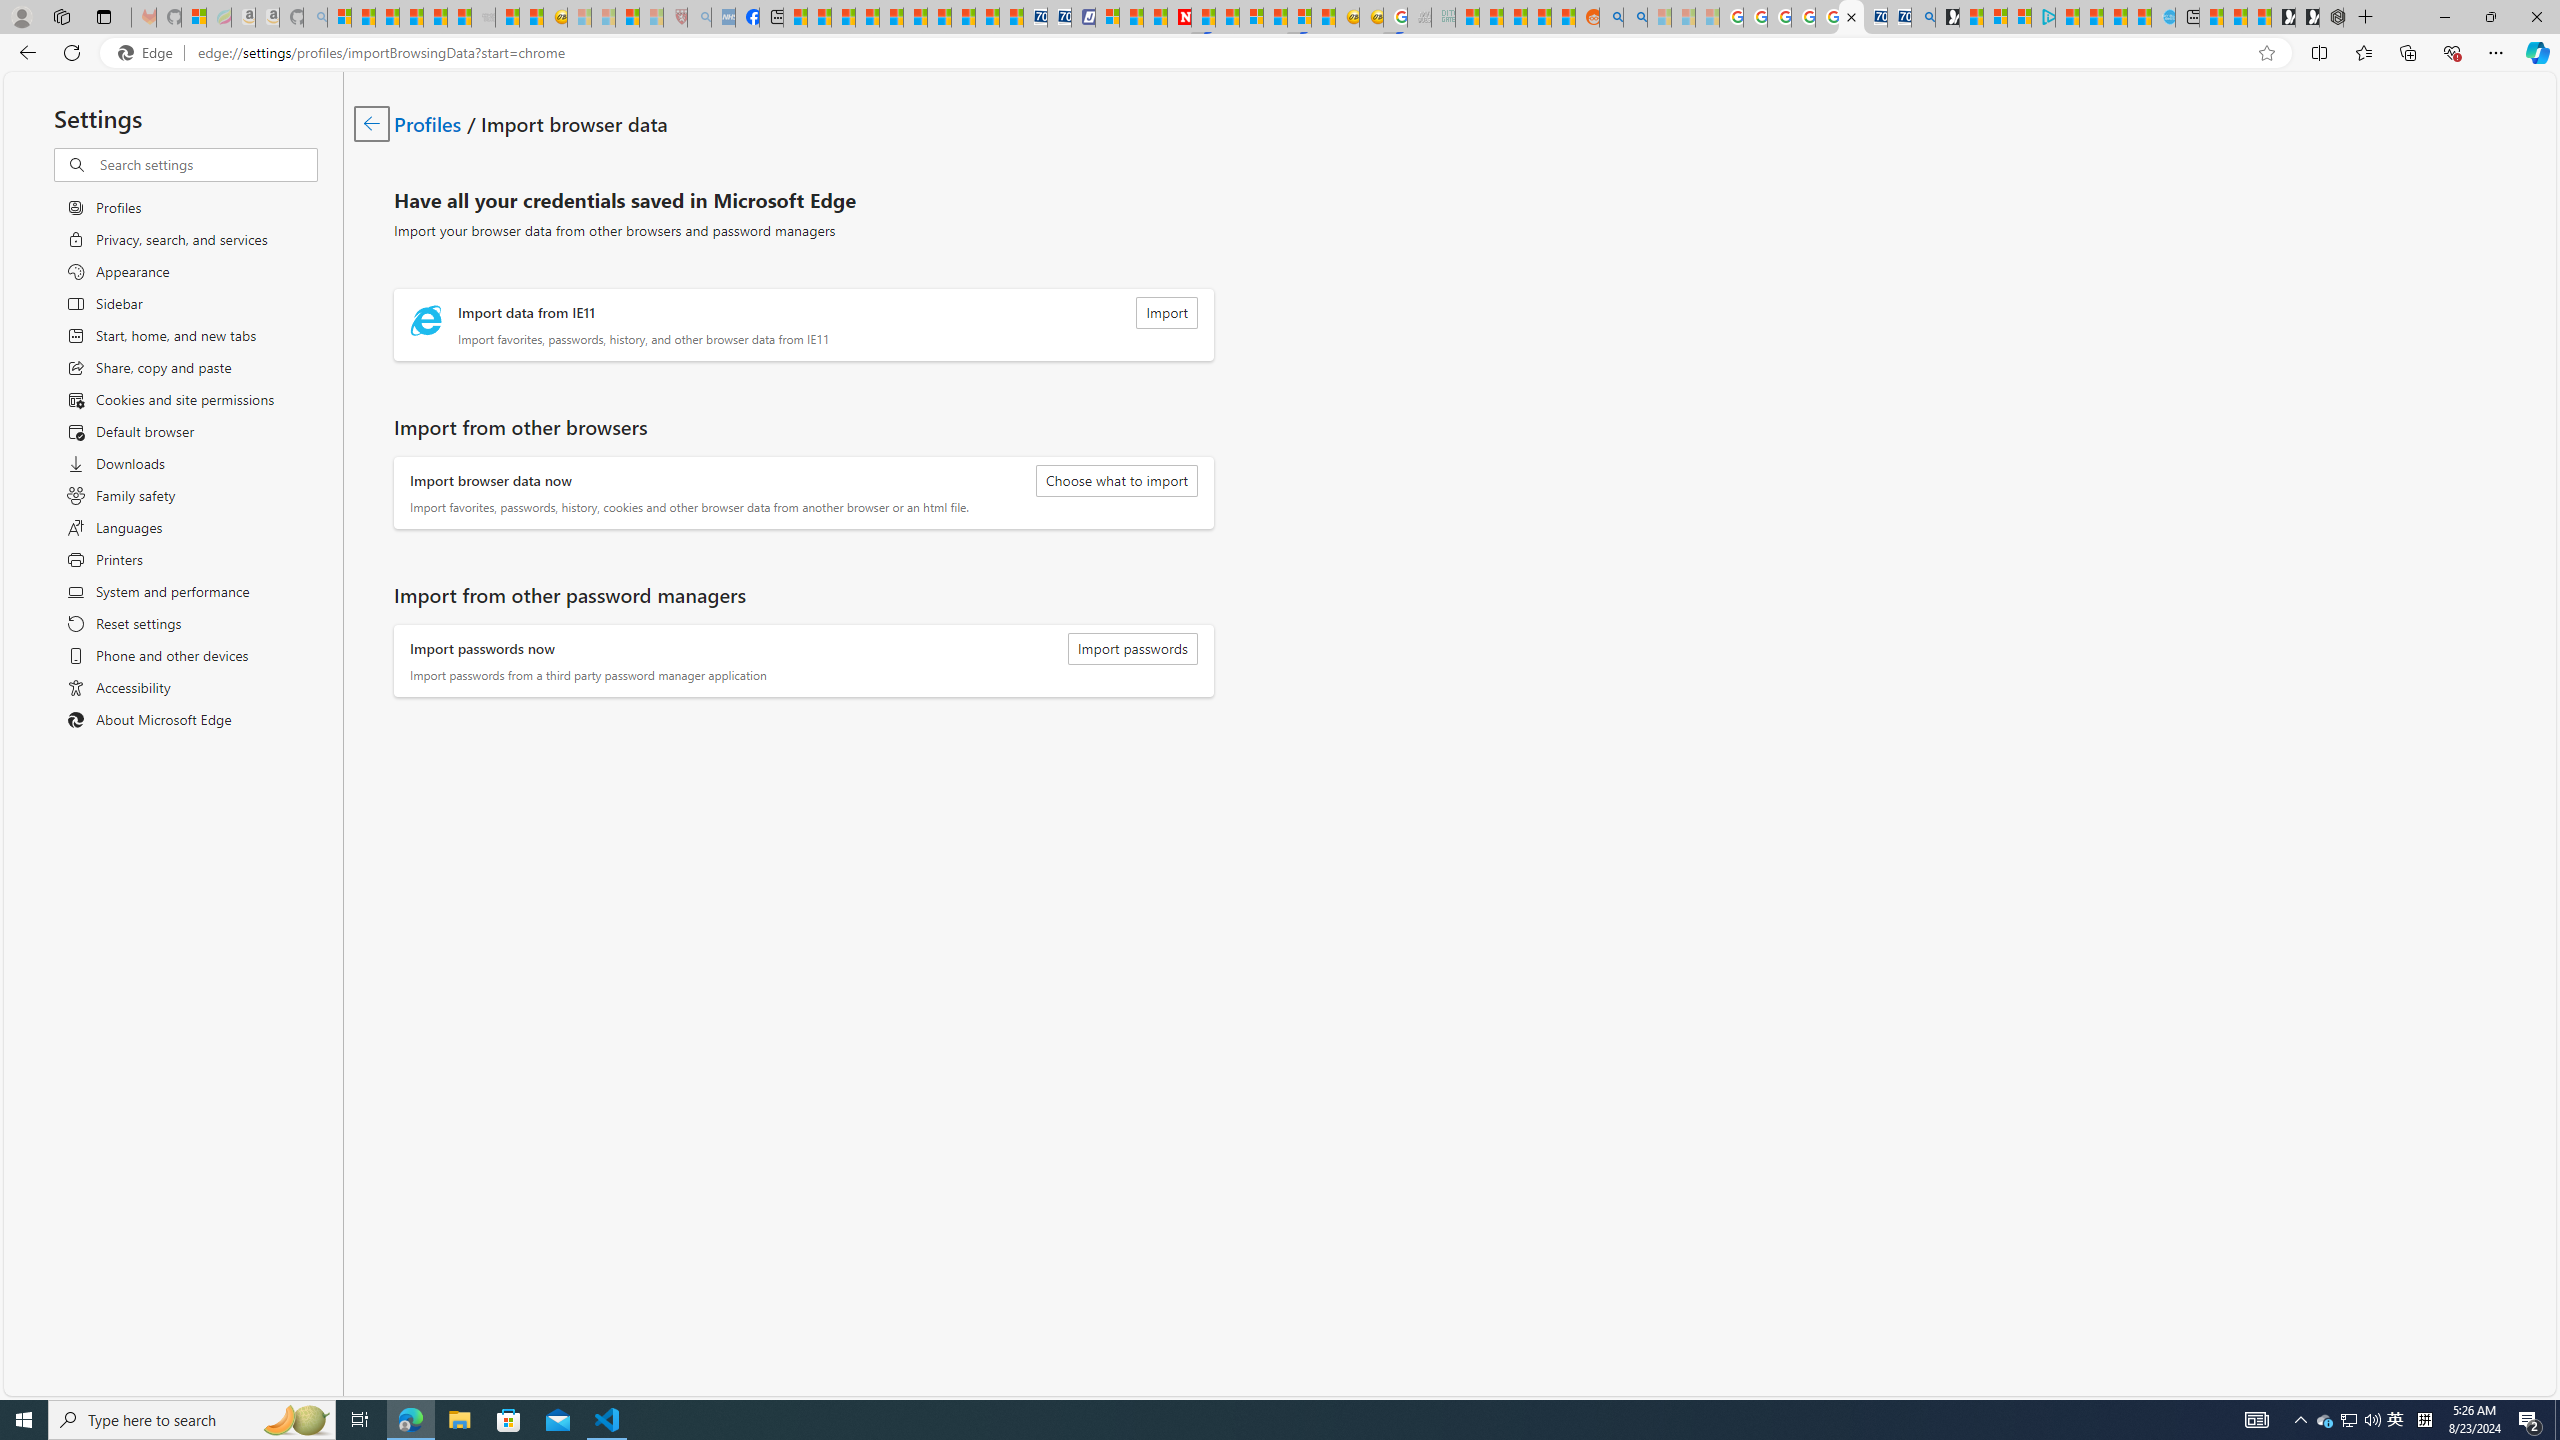  I want to click on 'Profiles', so click(428, 122).